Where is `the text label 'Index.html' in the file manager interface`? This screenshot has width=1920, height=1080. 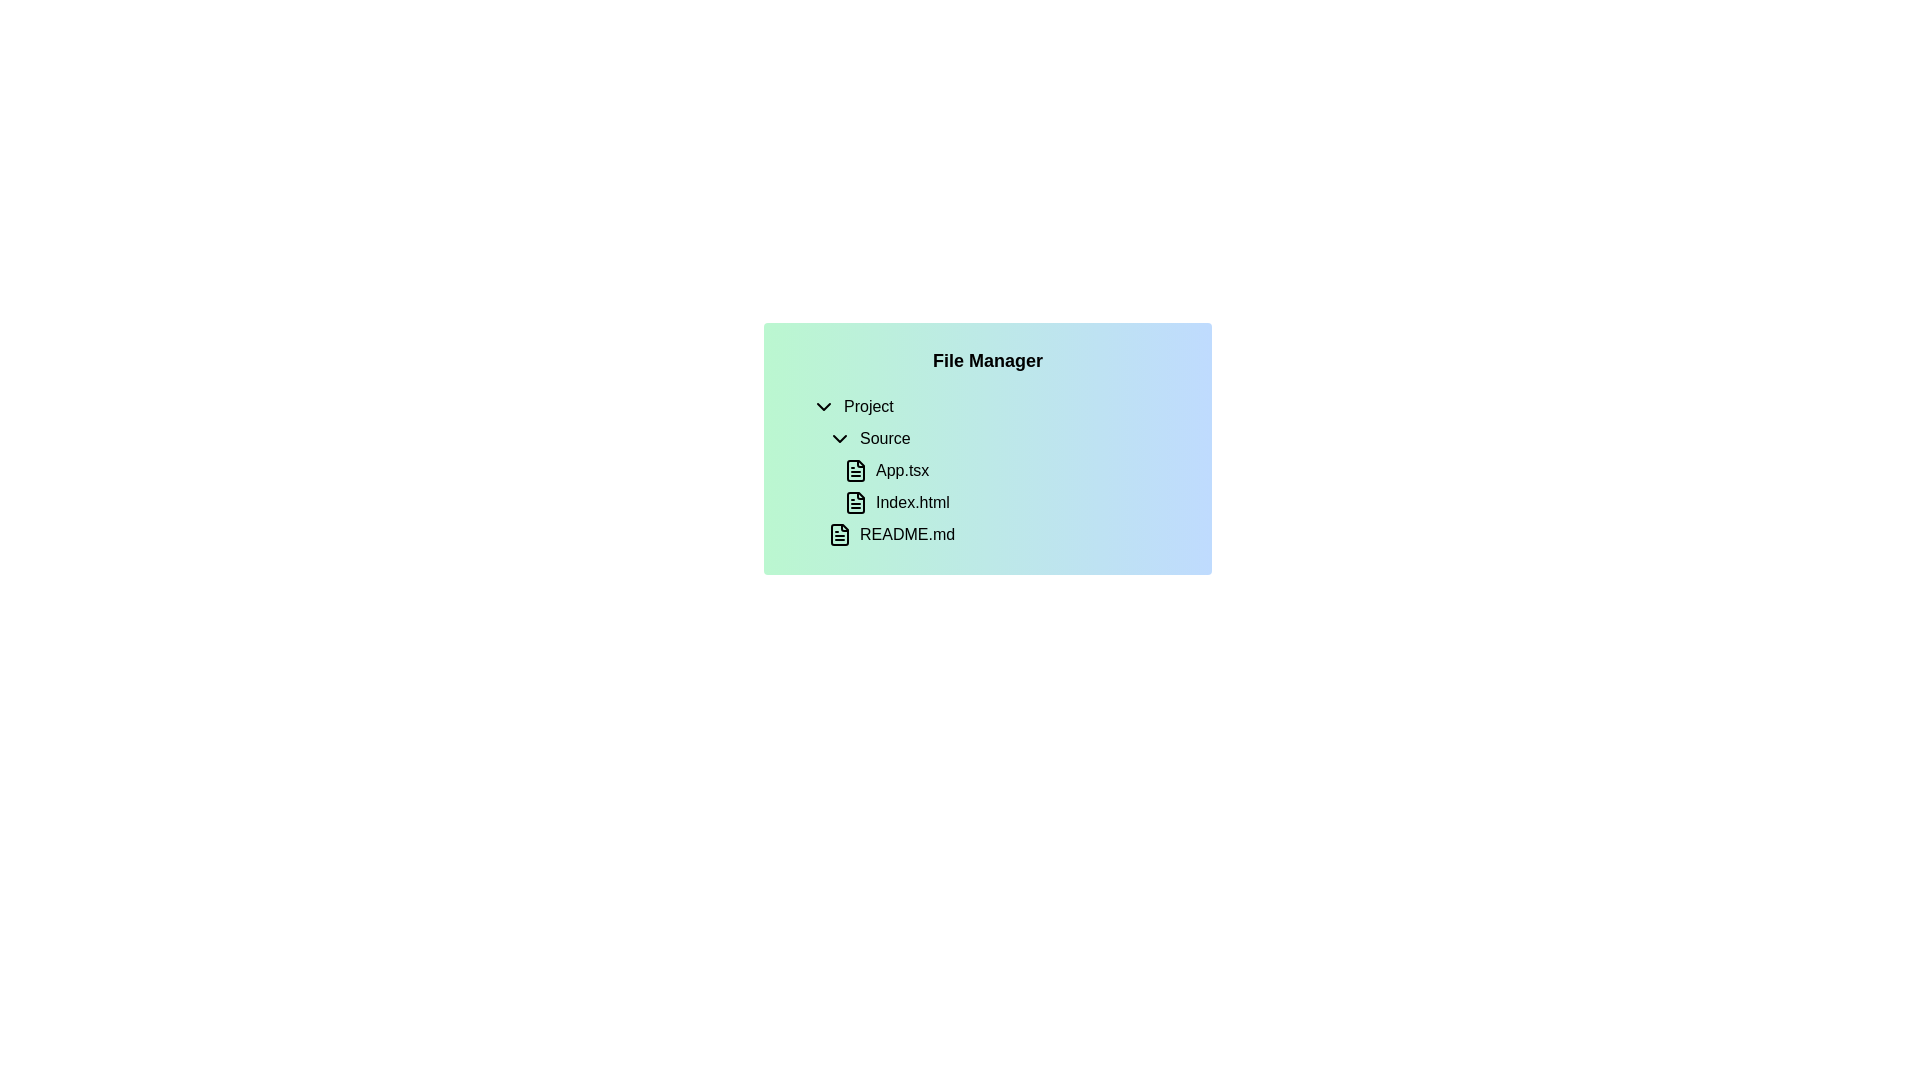 the text label 'Index.html' in the file manager interface is located at coordinates (911, 501).